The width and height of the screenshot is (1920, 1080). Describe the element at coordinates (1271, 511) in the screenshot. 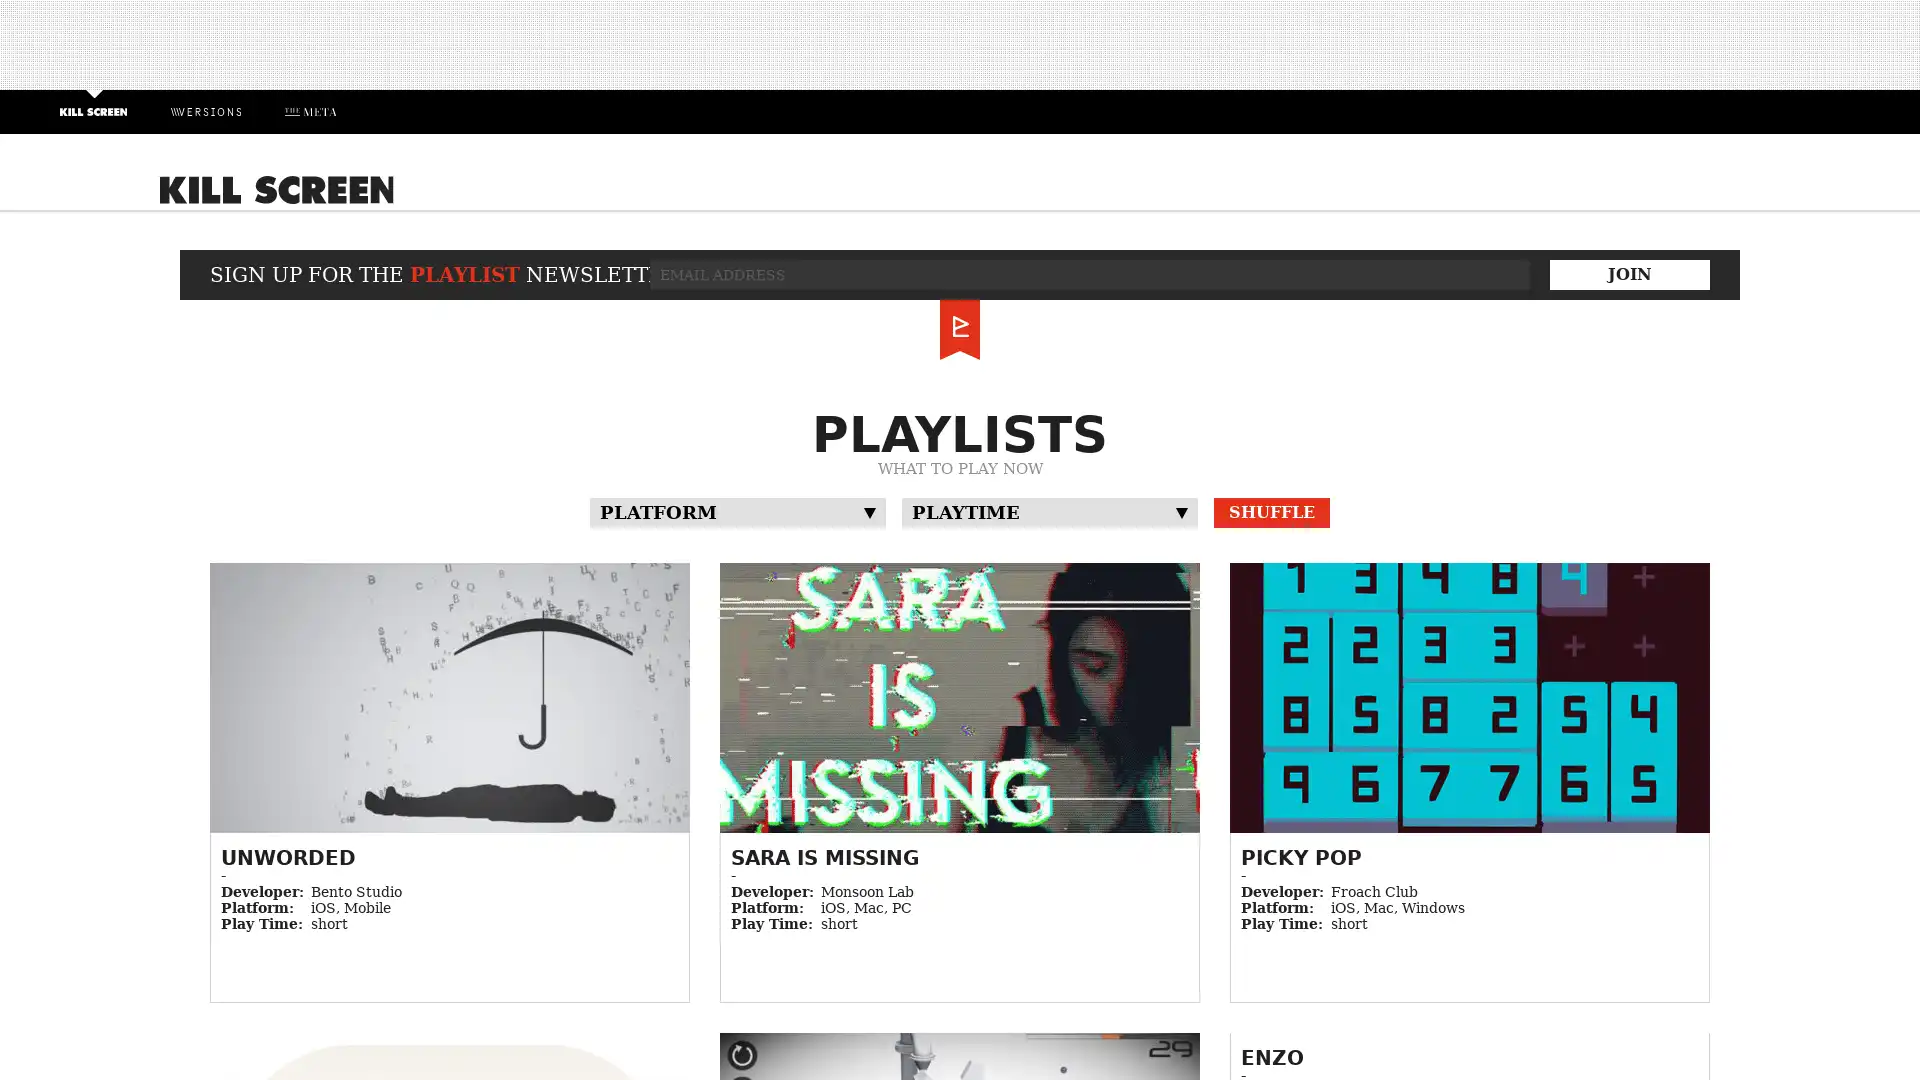

I see `SHUFFLE` at that location.